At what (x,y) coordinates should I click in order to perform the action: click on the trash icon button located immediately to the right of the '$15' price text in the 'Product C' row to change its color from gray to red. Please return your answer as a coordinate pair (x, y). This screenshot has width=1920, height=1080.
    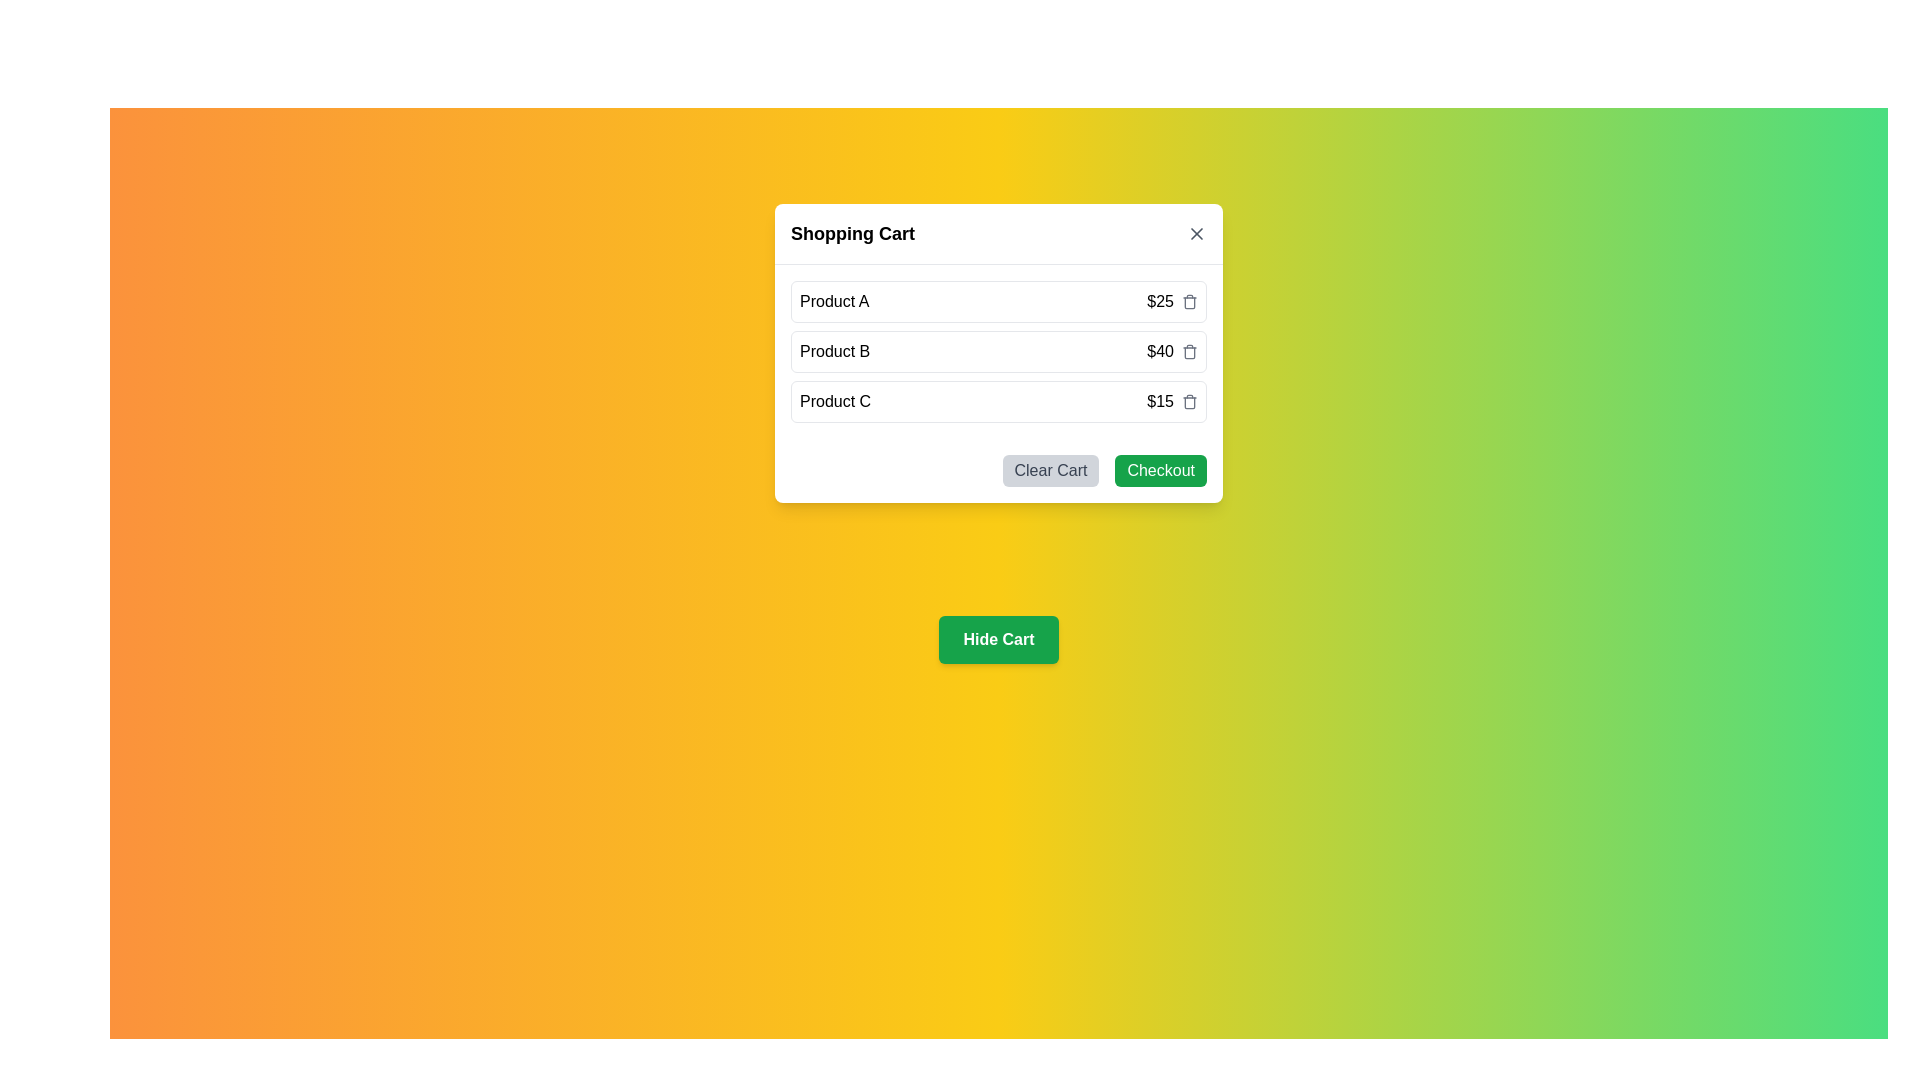
    Looking at the image, I should click on (1190, 401).